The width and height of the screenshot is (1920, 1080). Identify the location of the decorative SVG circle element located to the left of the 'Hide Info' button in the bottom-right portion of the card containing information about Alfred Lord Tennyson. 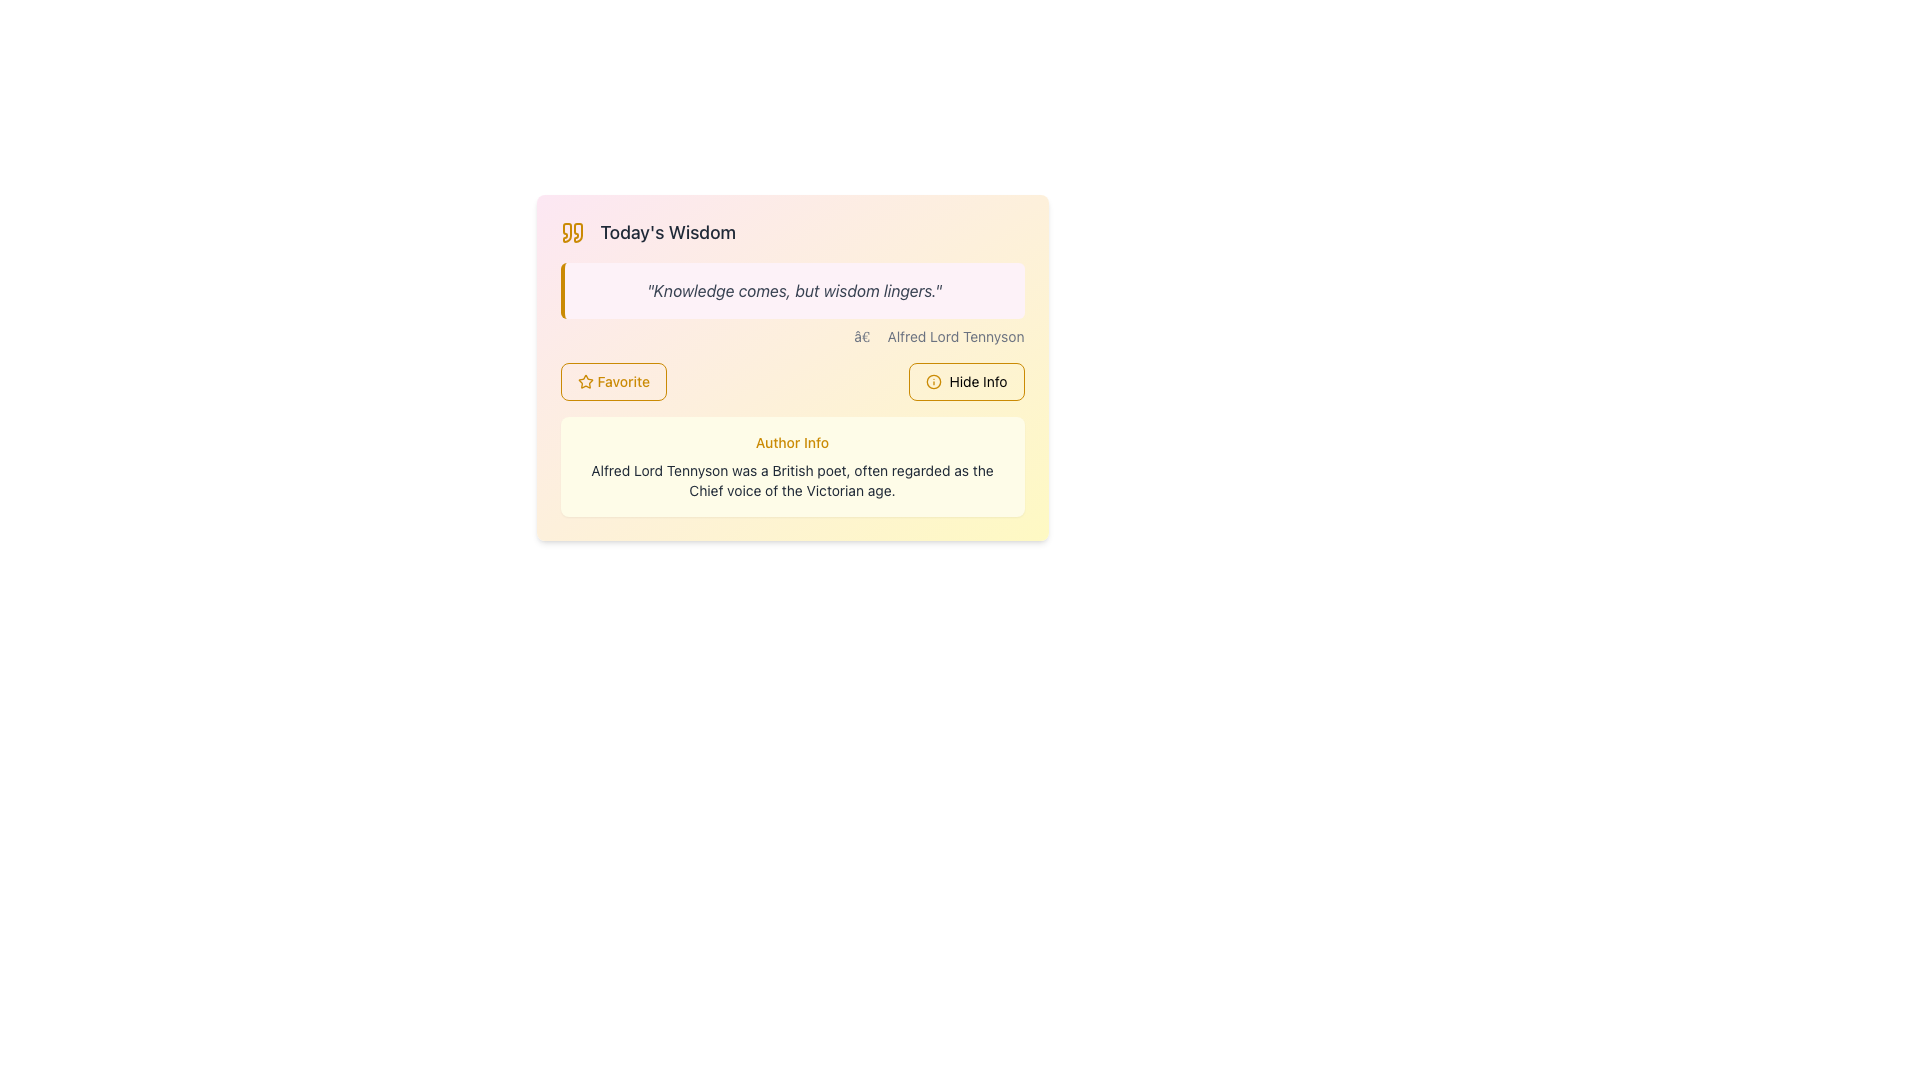
(932, 381).